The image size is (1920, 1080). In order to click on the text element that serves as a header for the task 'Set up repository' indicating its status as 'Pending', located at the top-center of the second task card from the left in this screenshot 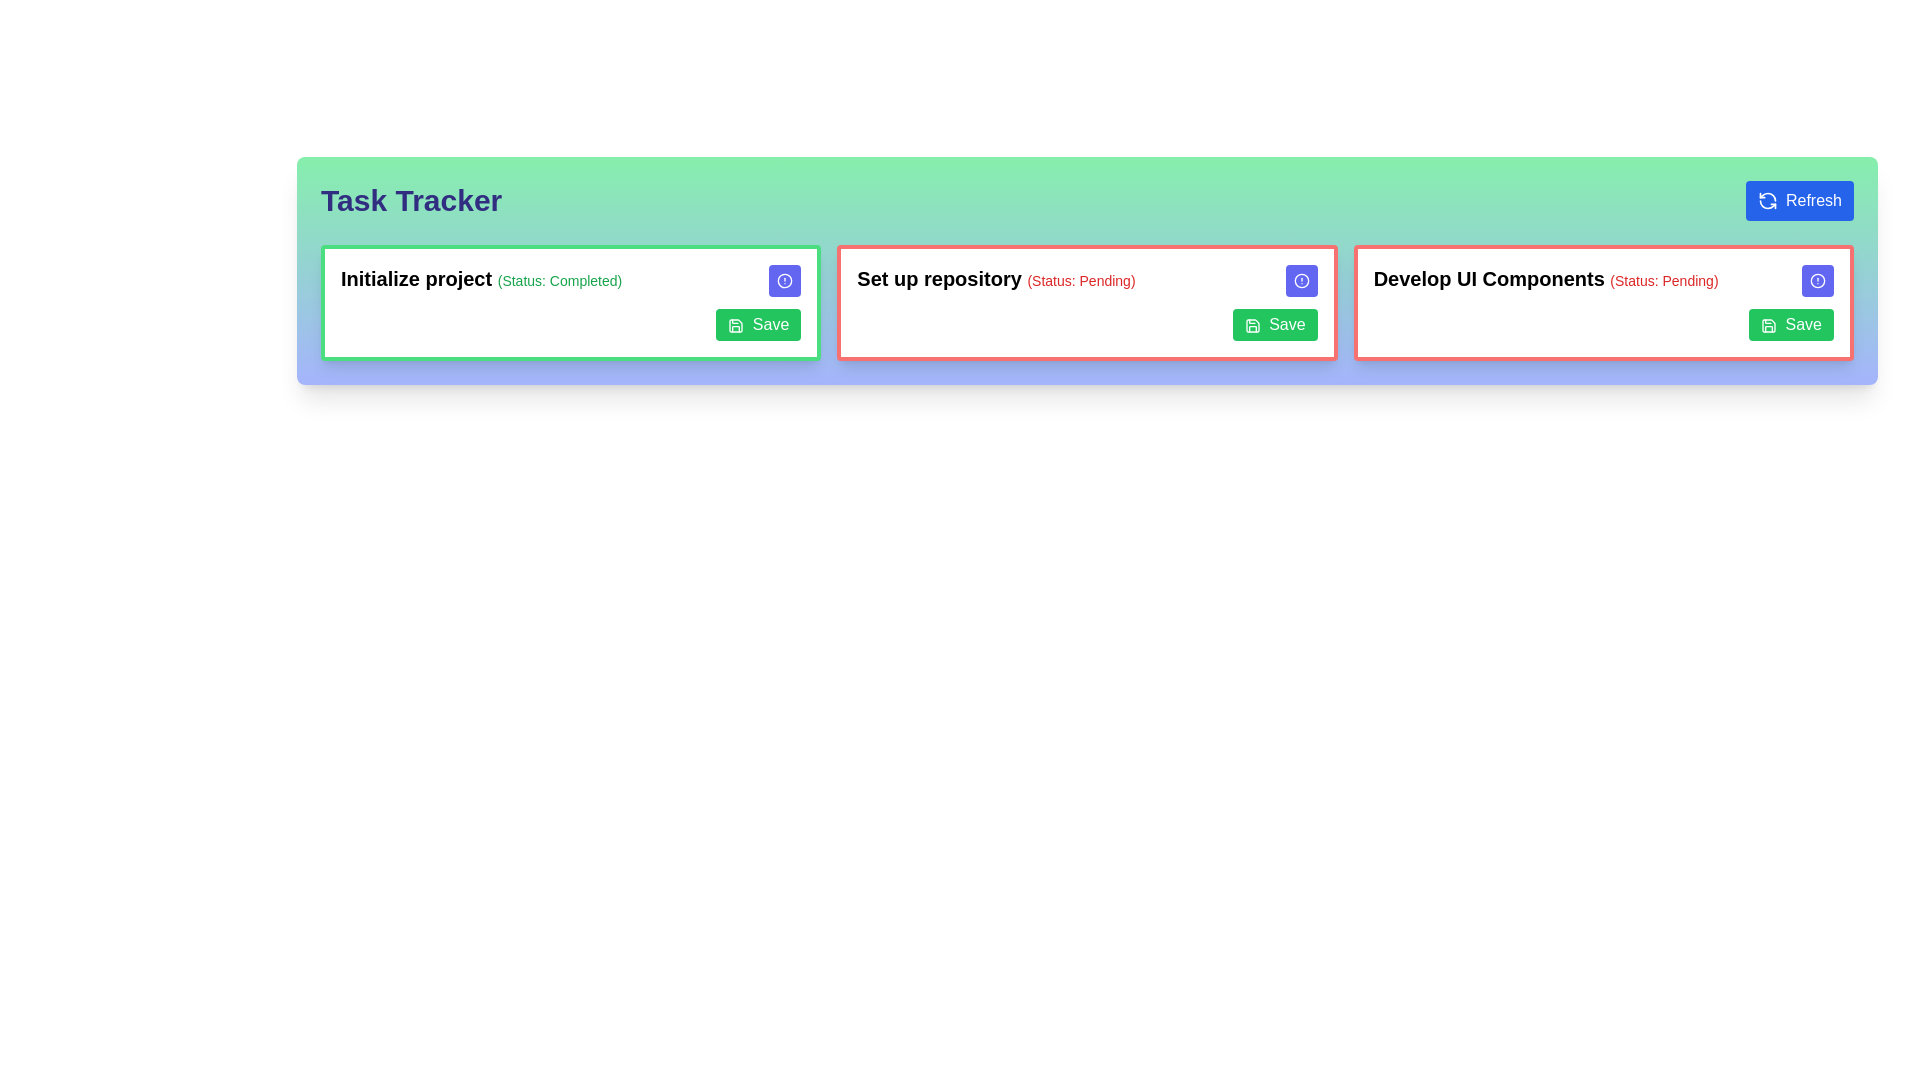, I will do `click(996, 281)`.